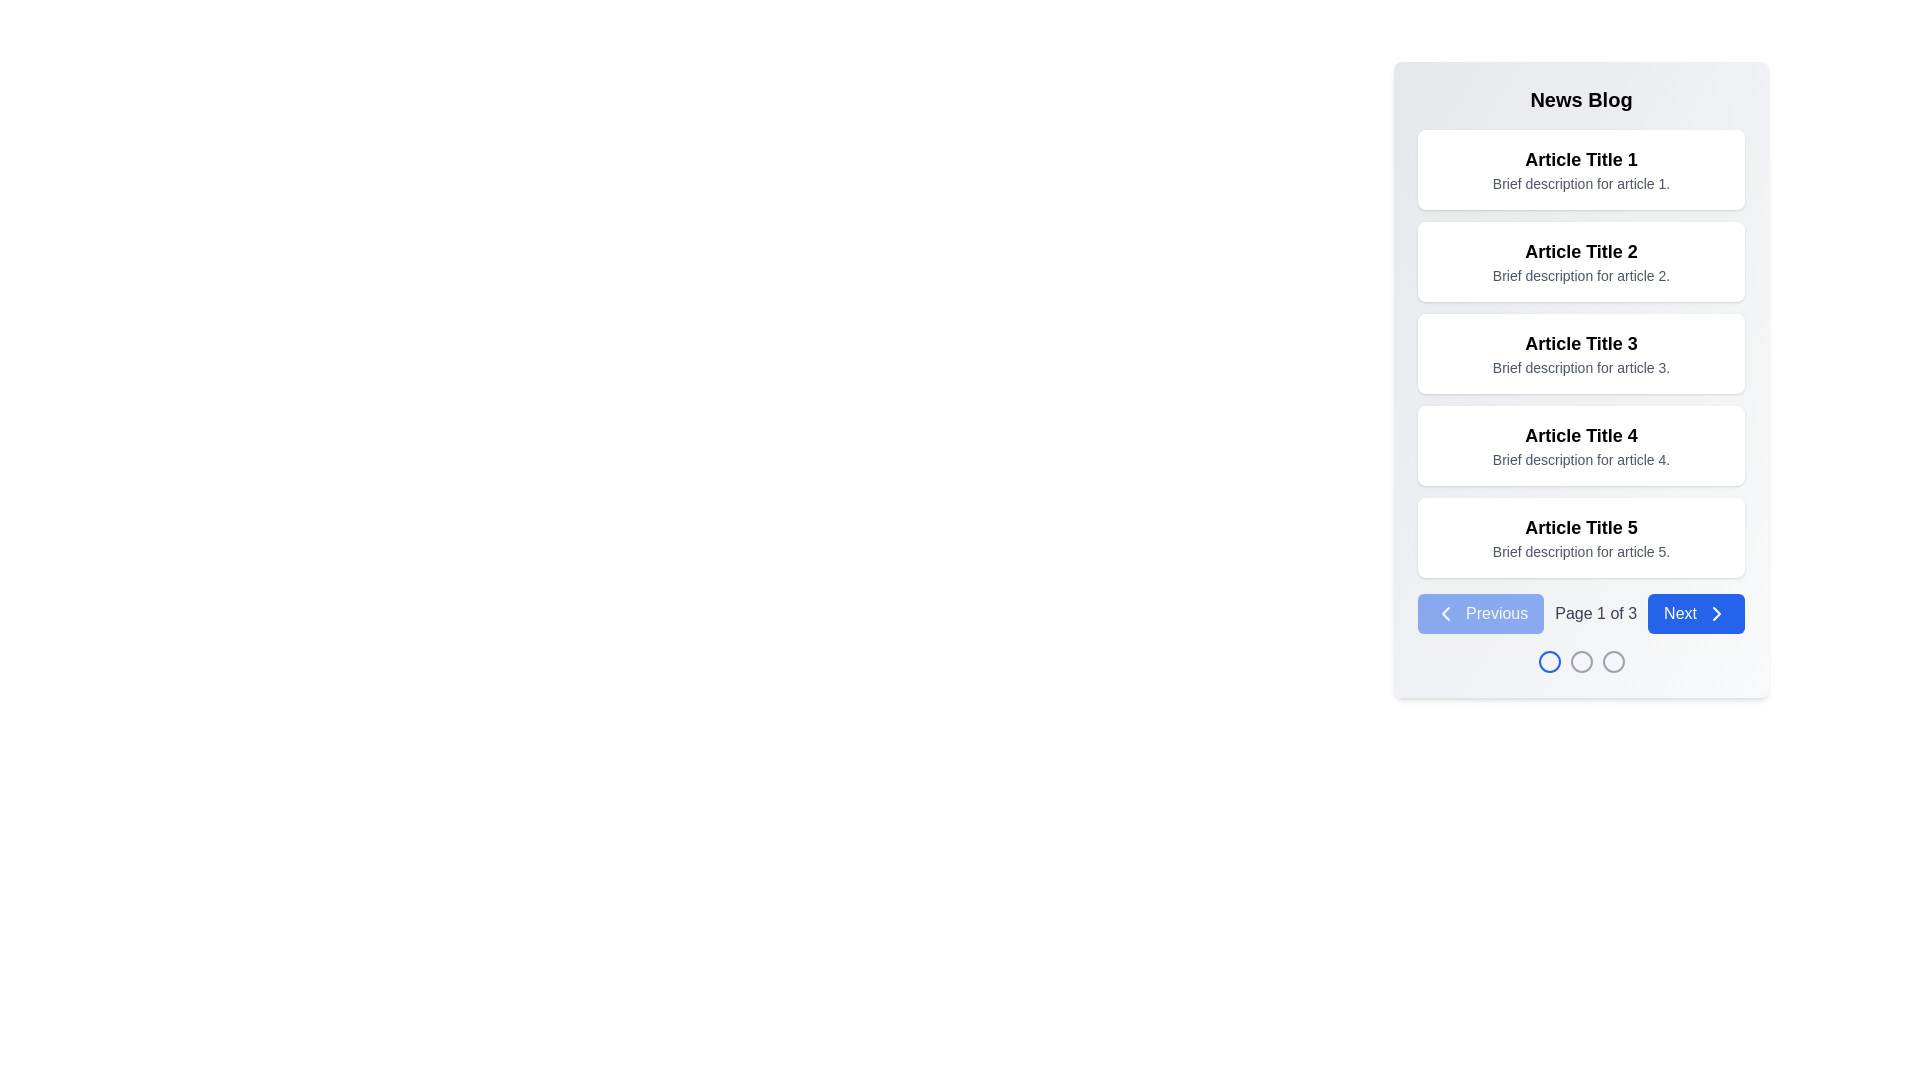  What do you see at coordinates (1548, 662) in the screenshot?
I see `the first circular pagination indicator located at the bottom center of the page` at bounding box center [1548, 662].